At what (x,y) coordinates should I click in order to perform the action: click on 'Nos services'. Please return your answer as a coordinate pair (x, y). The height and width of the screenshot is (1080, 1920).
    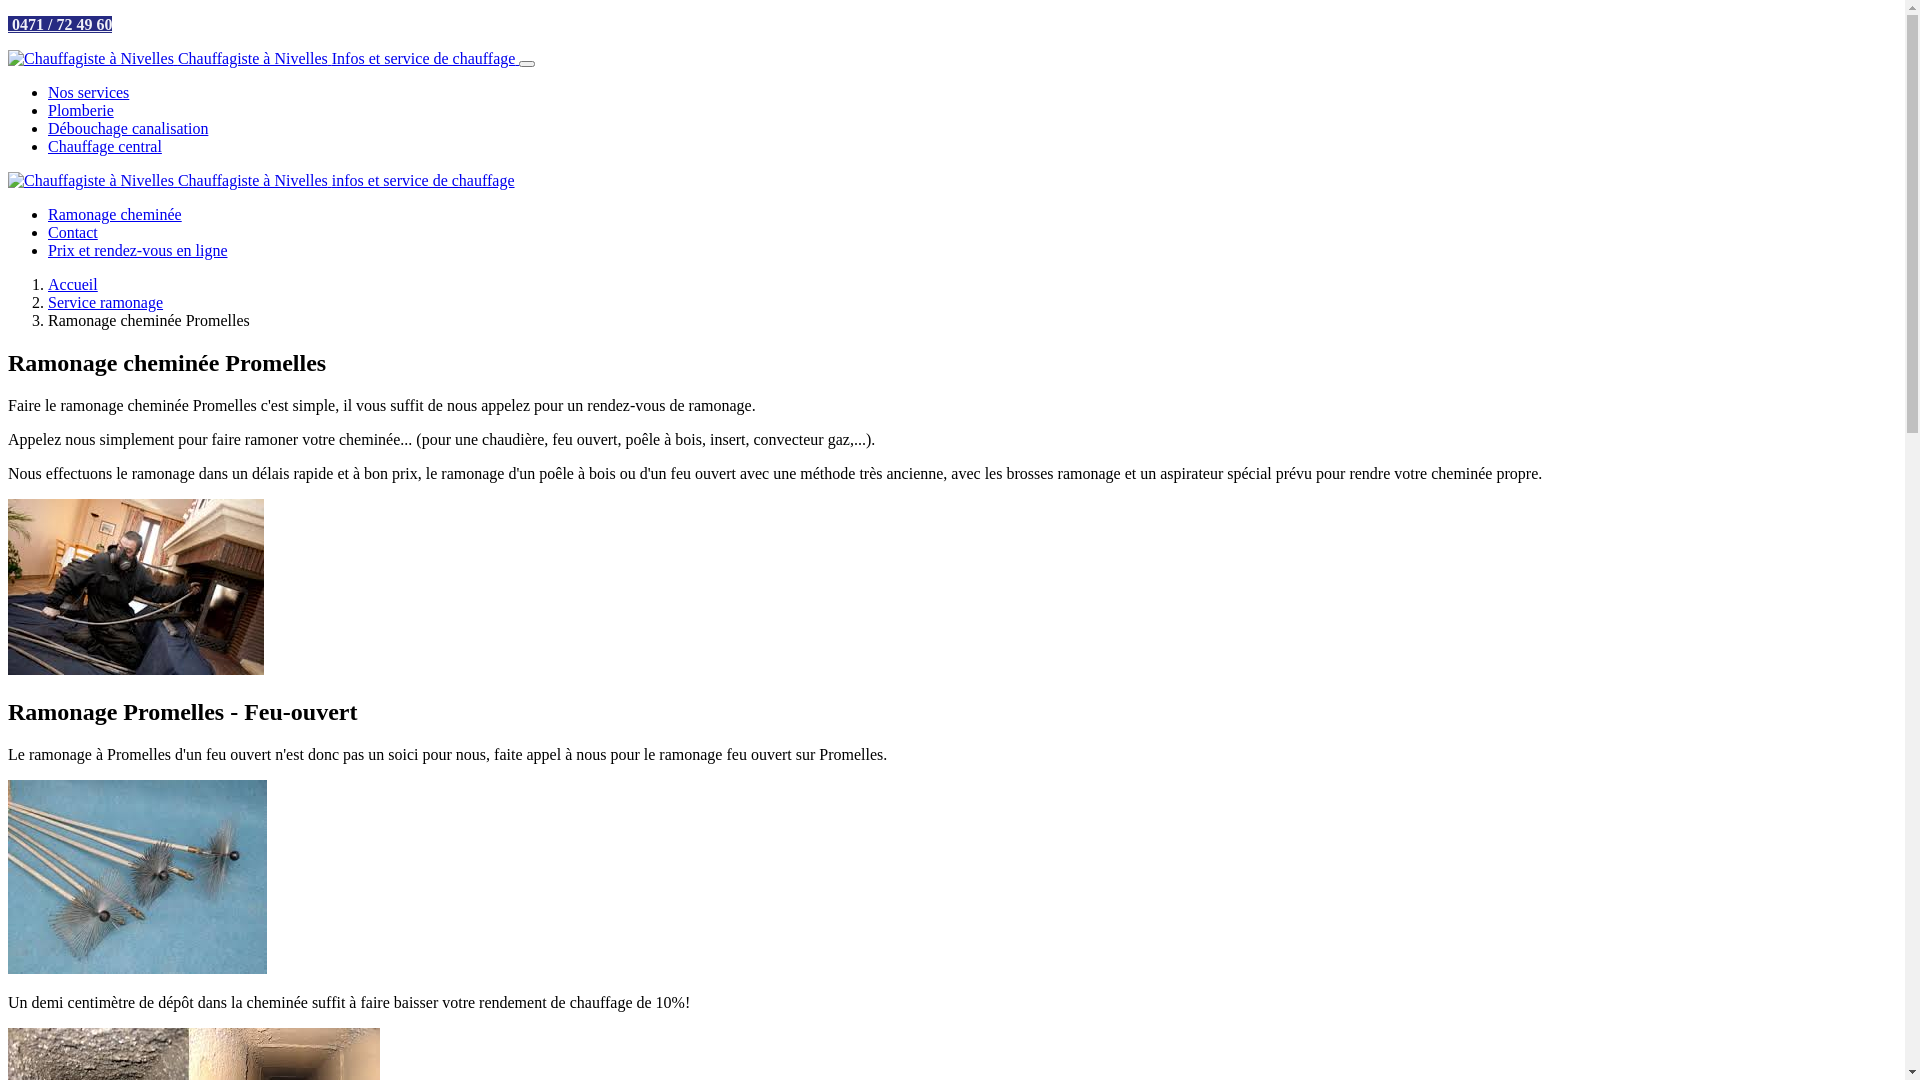
    Looking at the image, I should click on (87, 92).